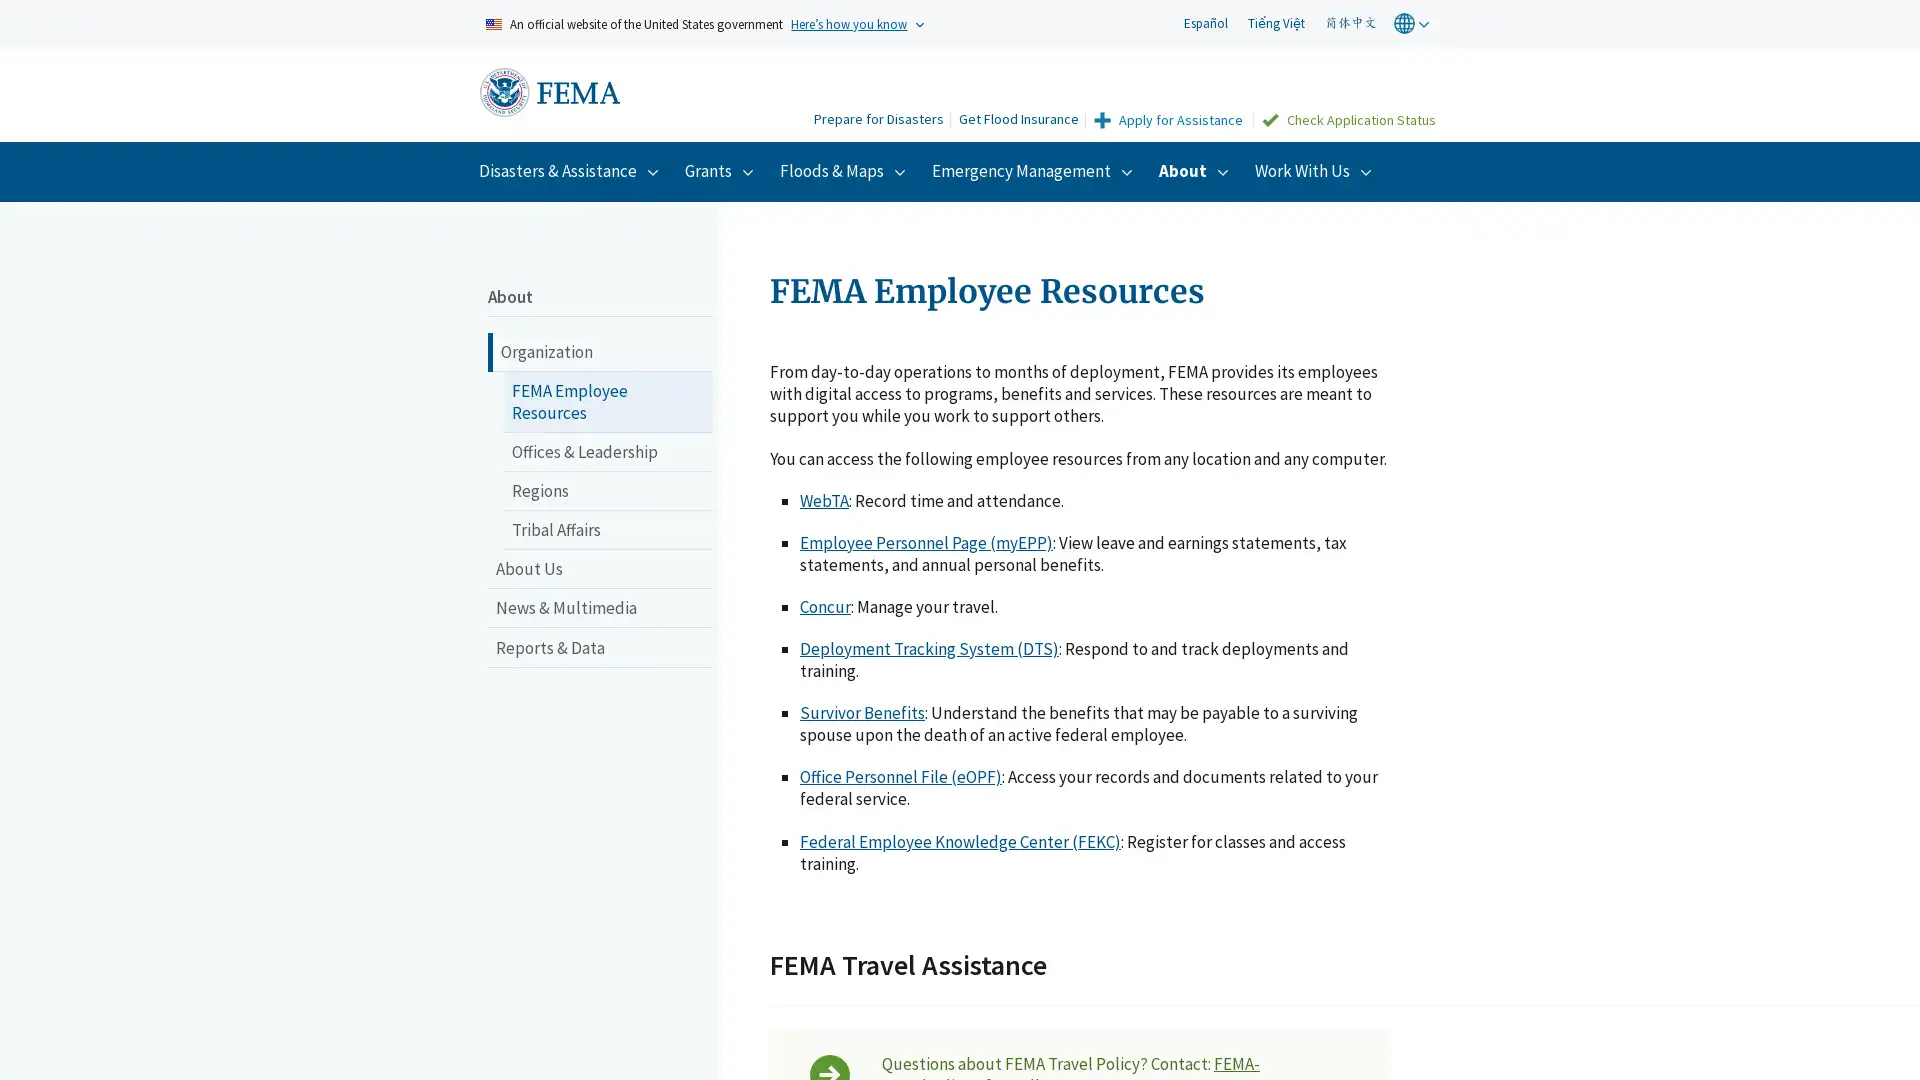  What do you see at coordinates (721, 169) in the screenshot?
I see `Grants` at bounding box center [721, 169].